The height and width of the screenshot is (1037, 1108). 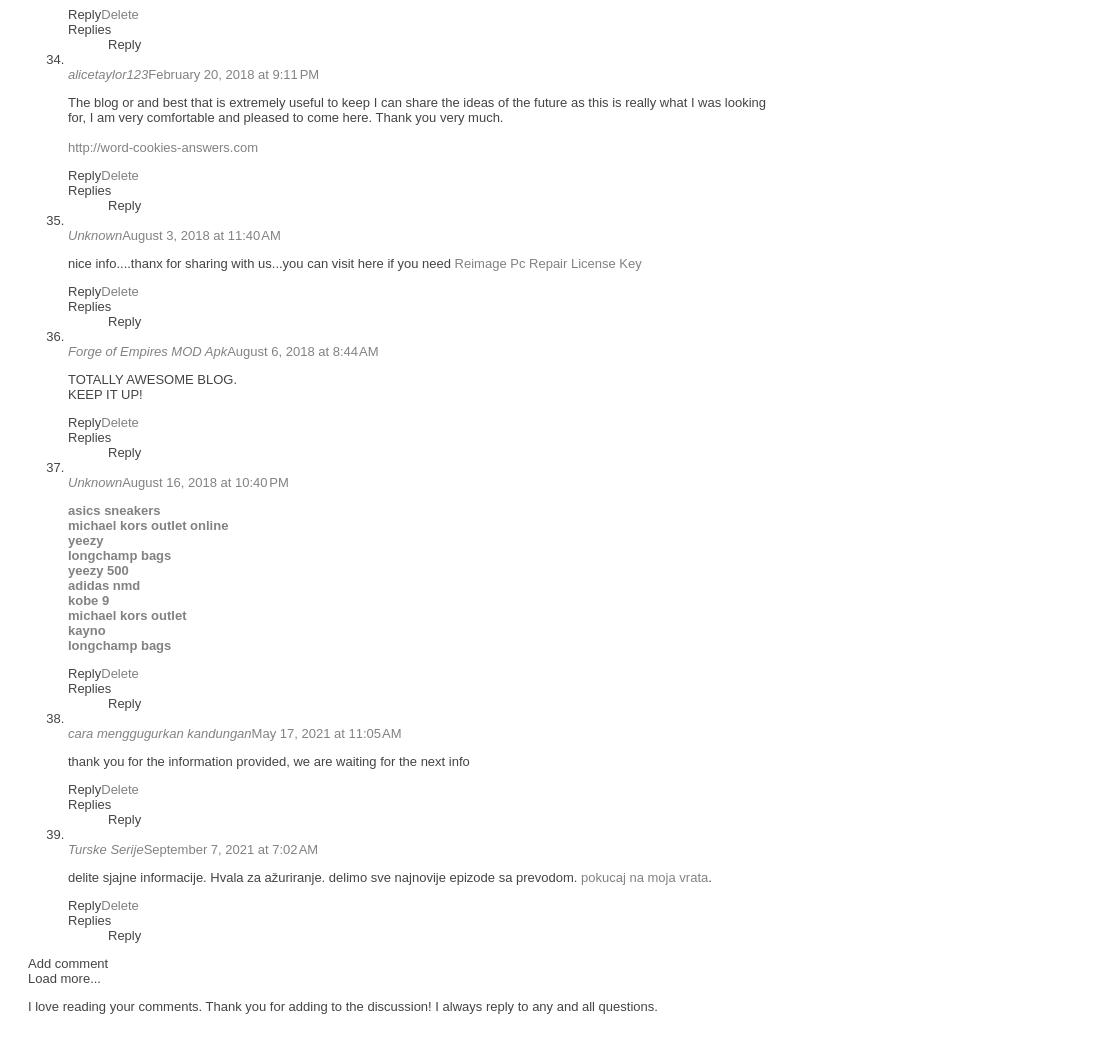 What do you see at coordinates (324, 733) in the screenshot?
I see `'May 17, 2021 at 11:05 AM'` at bounding box center [324, 733].